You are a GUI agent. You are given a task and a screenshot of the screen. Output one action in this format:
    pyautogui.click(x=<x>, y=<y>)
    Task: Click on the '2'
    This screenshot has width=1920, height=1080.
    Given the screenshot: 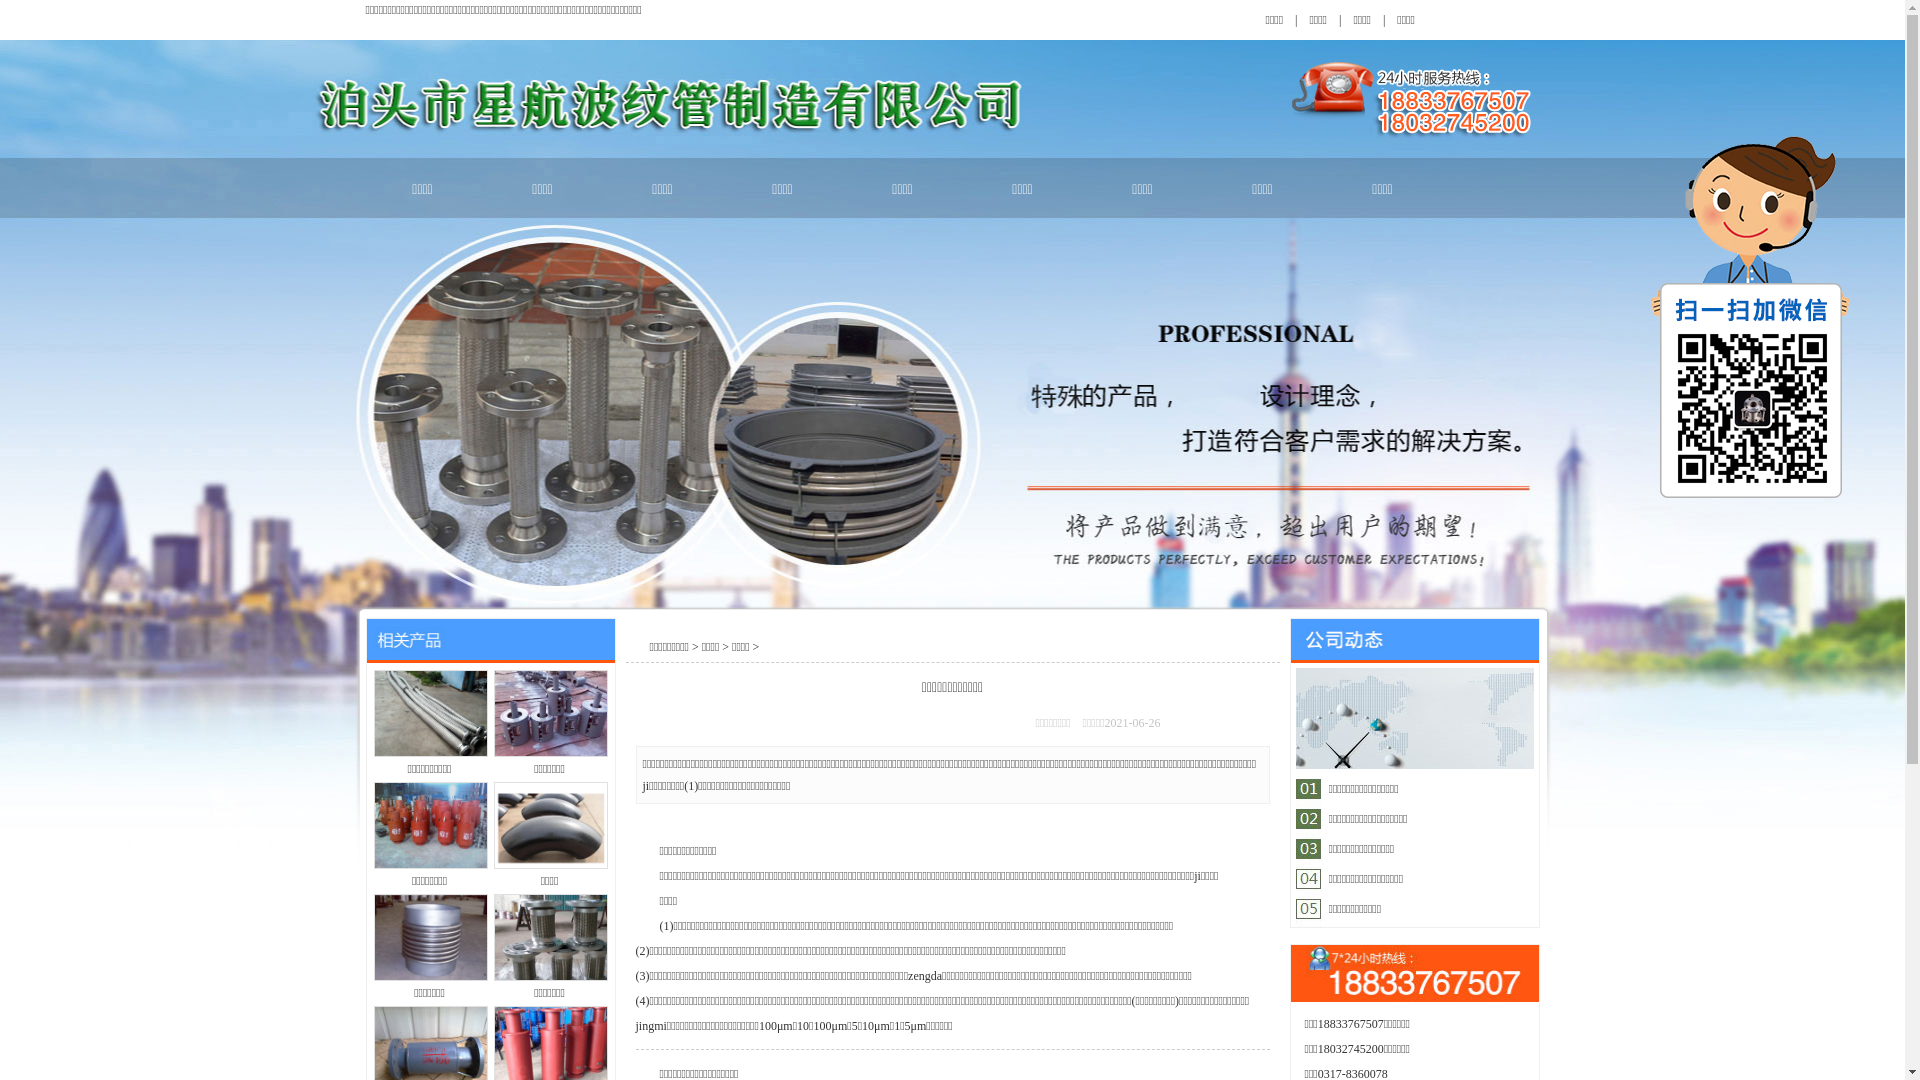 What is the action you would take?
    pyautogui.click(x=1391, y=789)
    